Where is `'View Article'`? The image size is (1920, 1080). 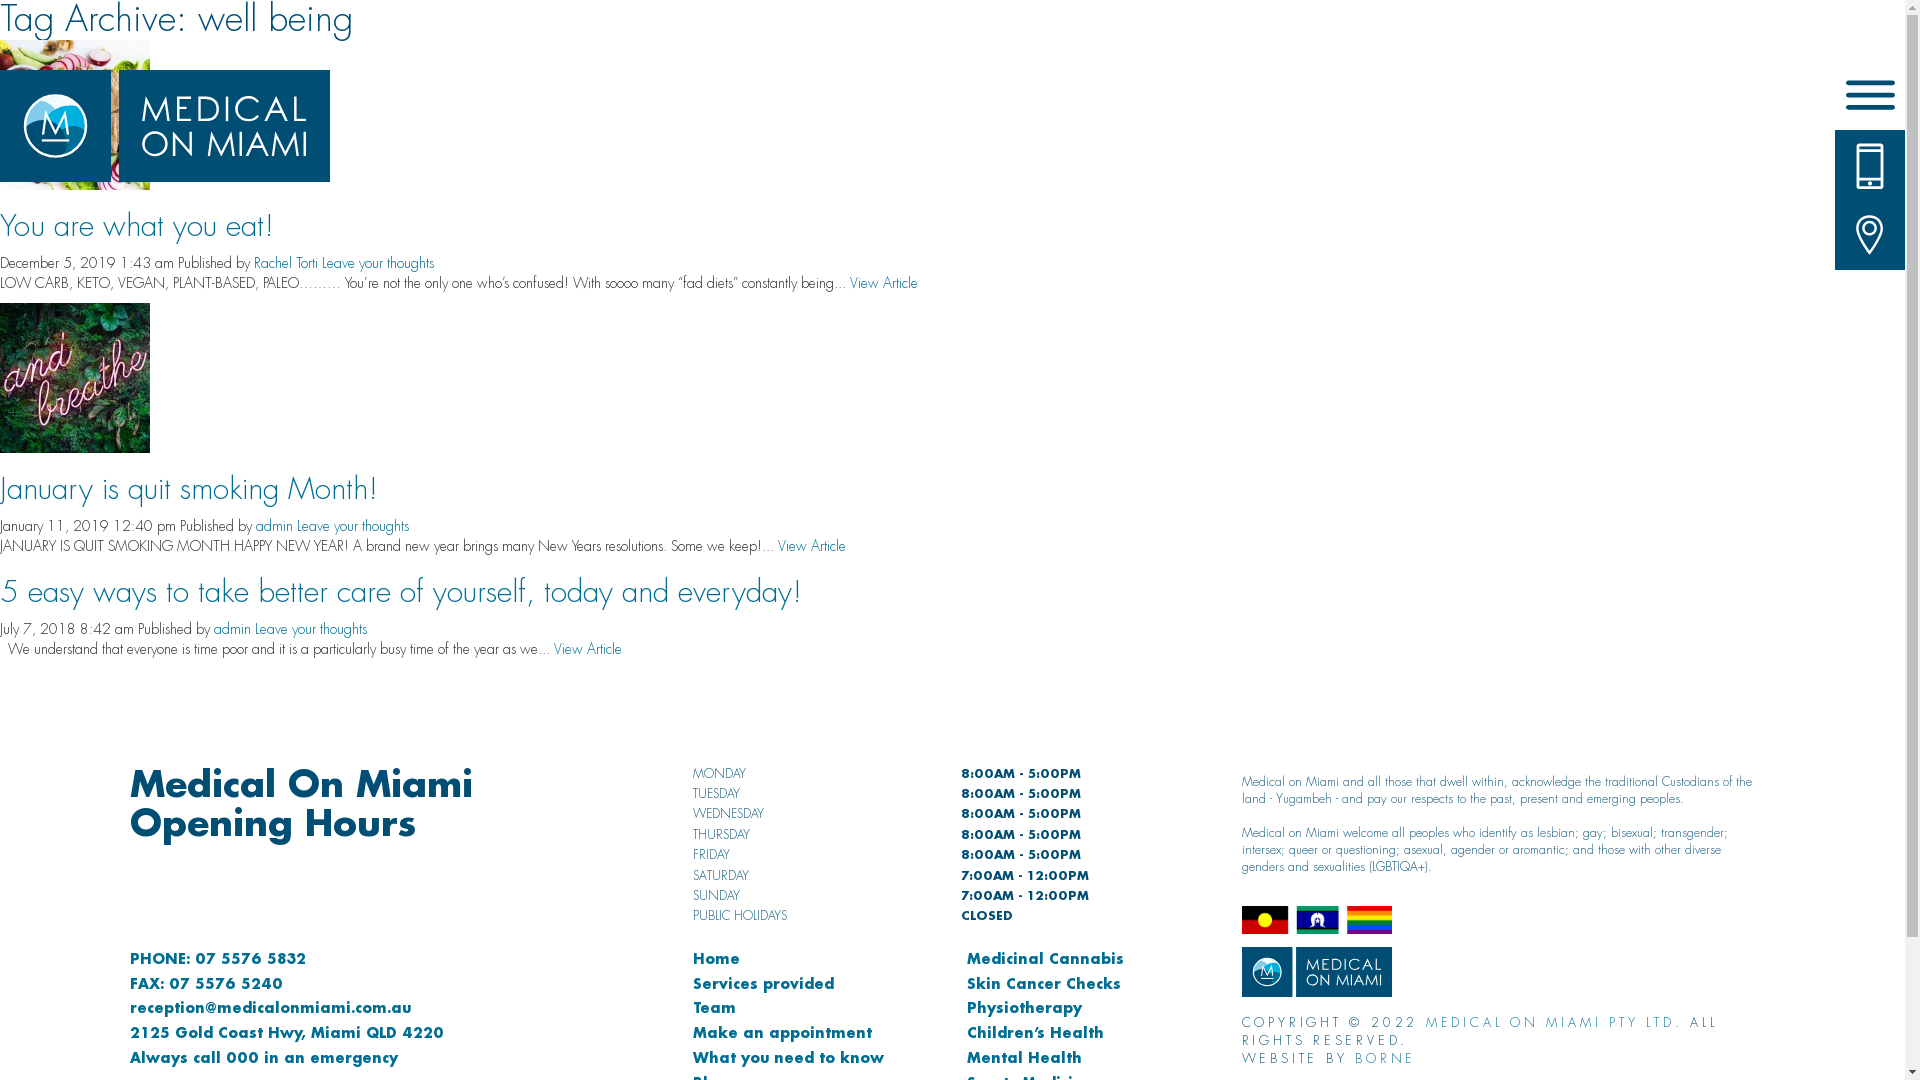 'View Article' is located at coordinates (811, 546).